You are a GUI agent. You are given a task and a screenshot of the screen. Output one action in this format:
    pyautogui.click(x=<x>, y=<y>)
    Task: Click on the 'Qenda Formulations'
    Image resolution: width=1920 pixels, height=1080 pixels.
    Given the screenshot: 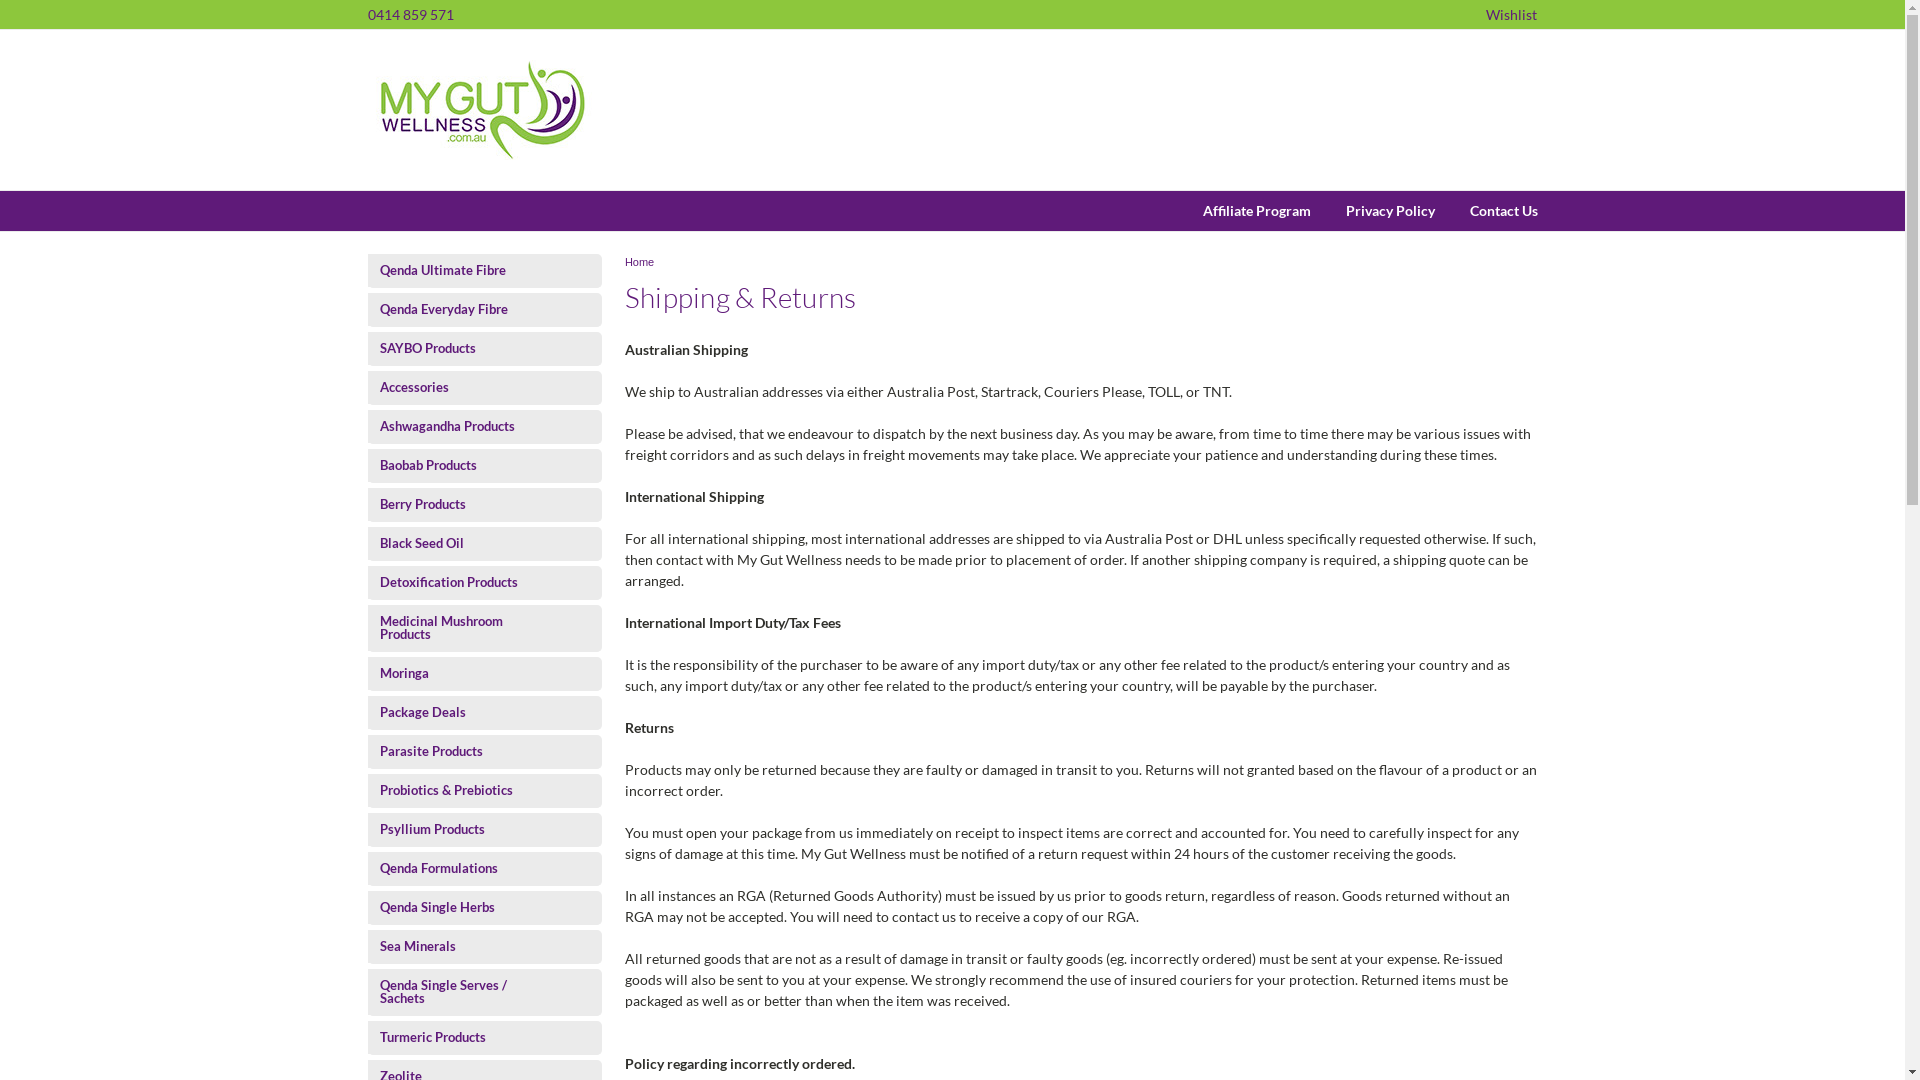 What is the action you would take?
    pyautogui.click(x=466, y=867)
    